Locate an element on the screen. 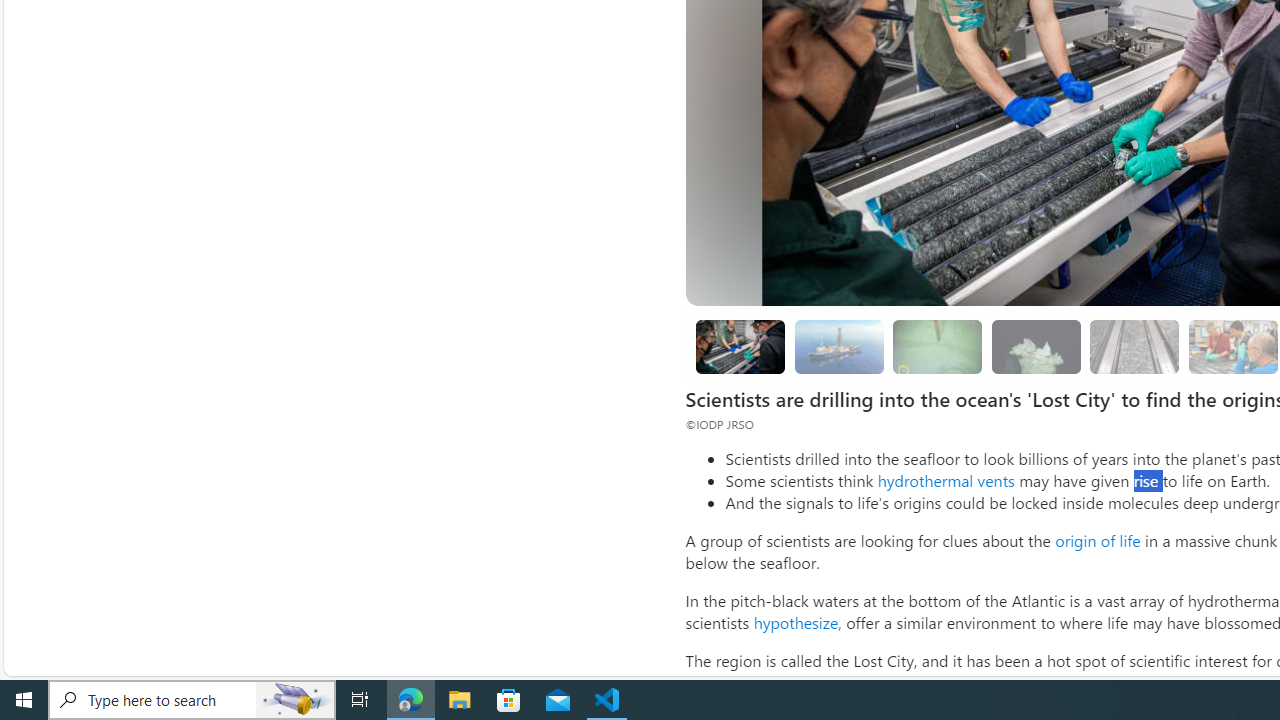 The width and height of the screenshot is (1280, 720). 'origin of life' is located at coordinates (1096, 540).